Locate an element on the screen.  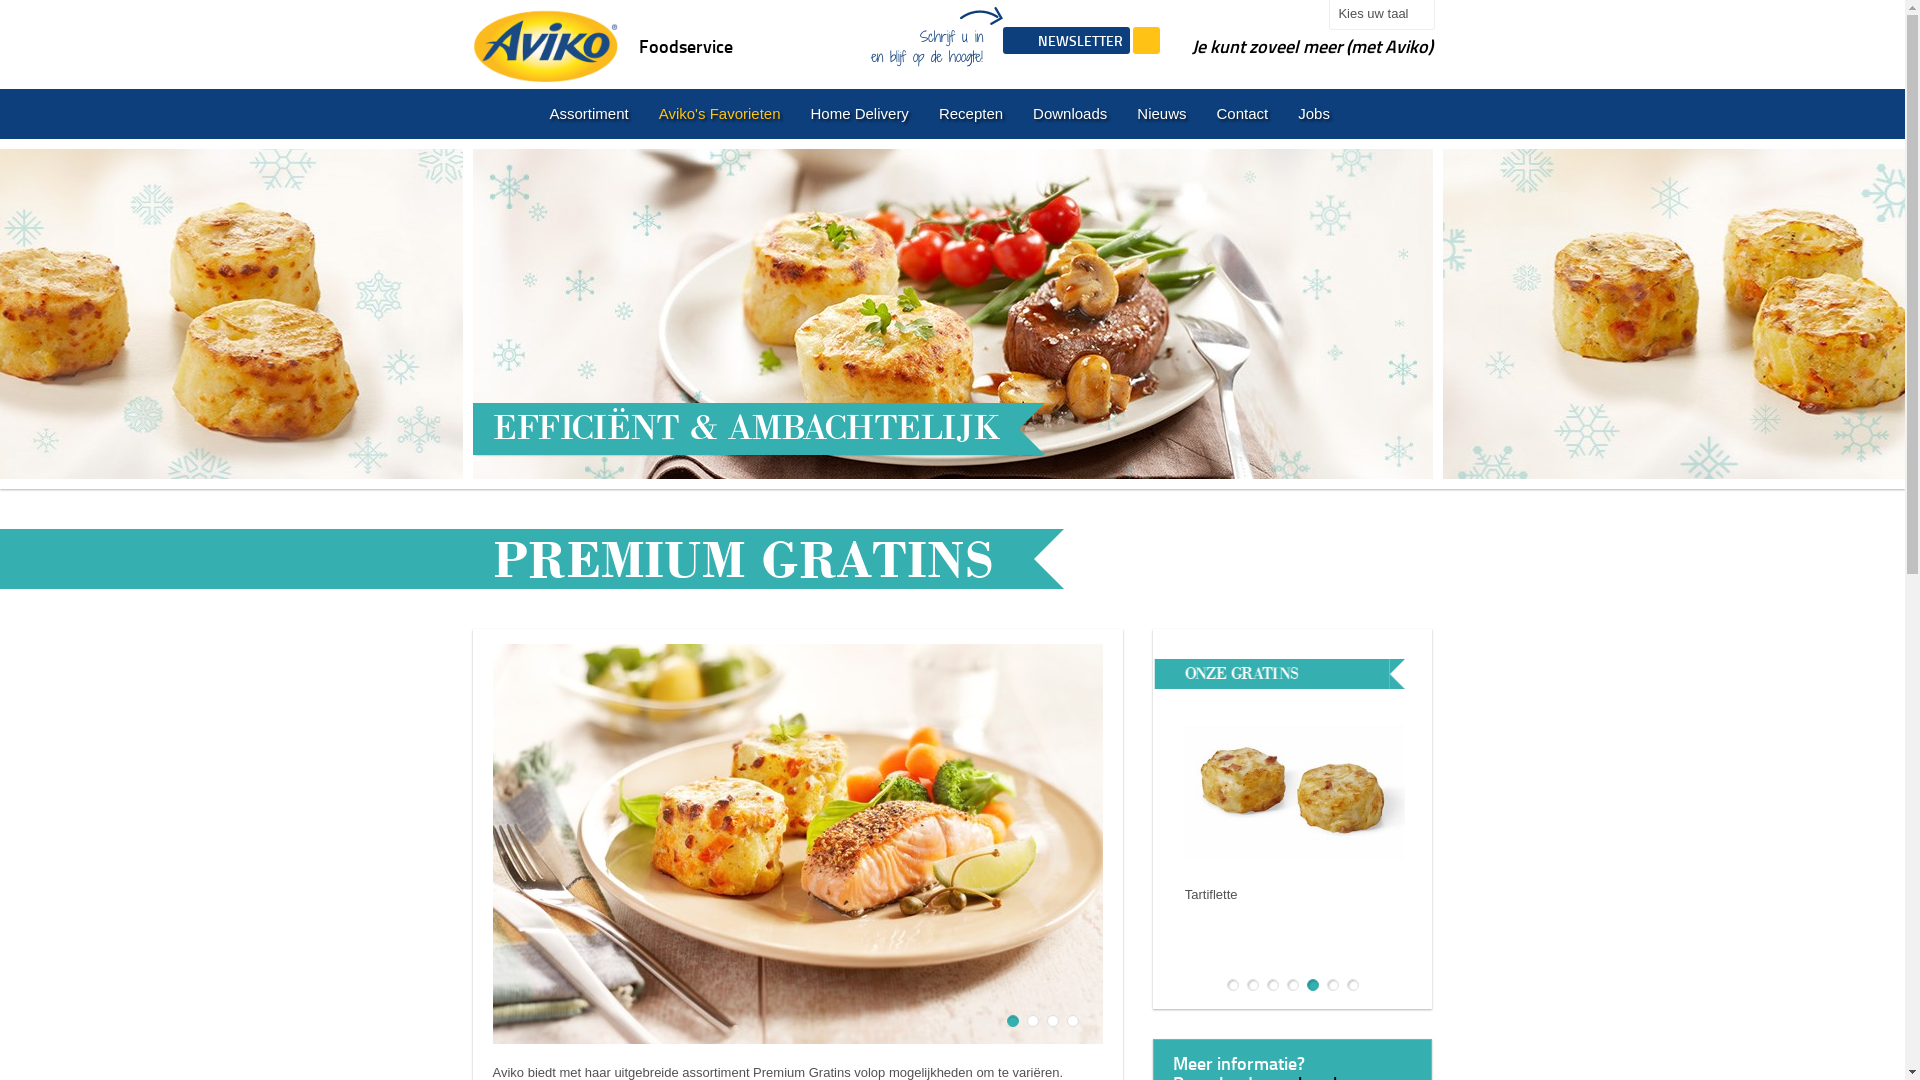
'Bel ons' is located at coordinates (1132, 40).